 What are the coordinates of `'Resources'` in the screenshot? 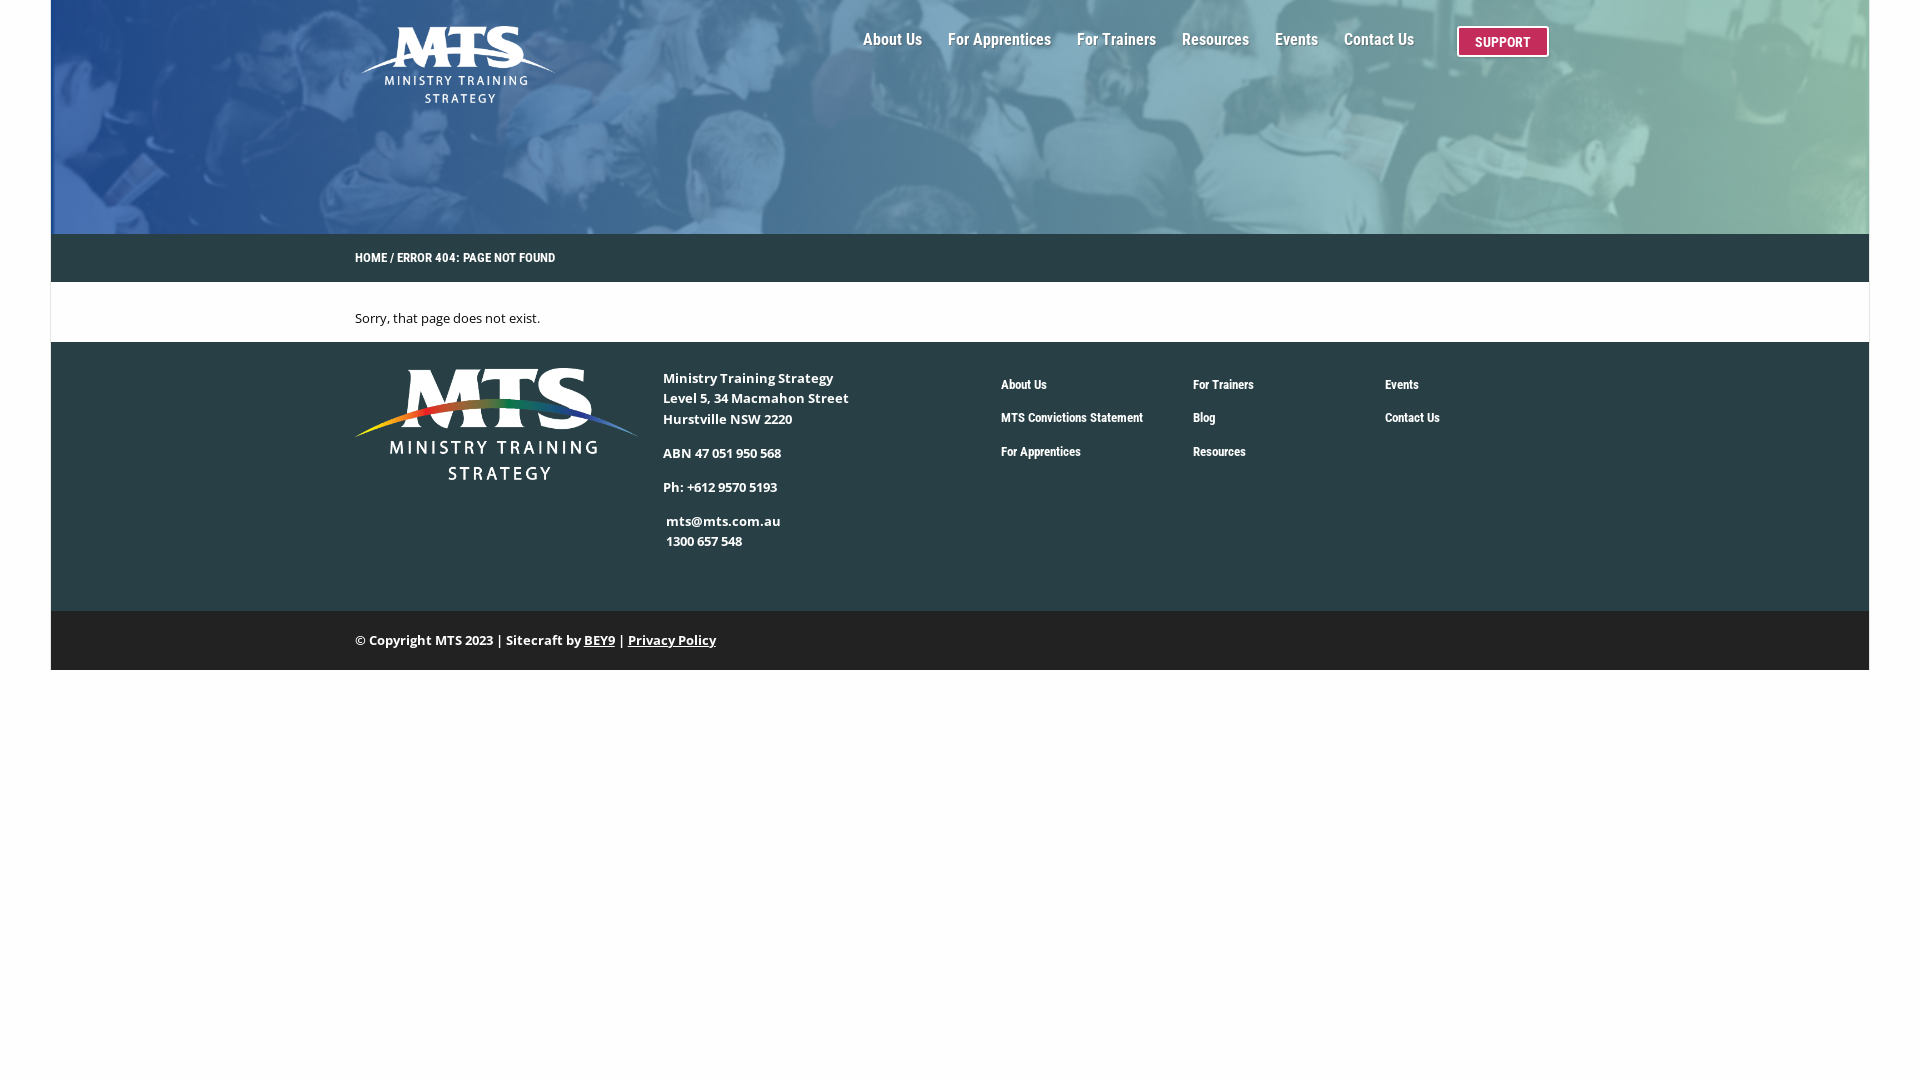 It's located at (1218, 452).